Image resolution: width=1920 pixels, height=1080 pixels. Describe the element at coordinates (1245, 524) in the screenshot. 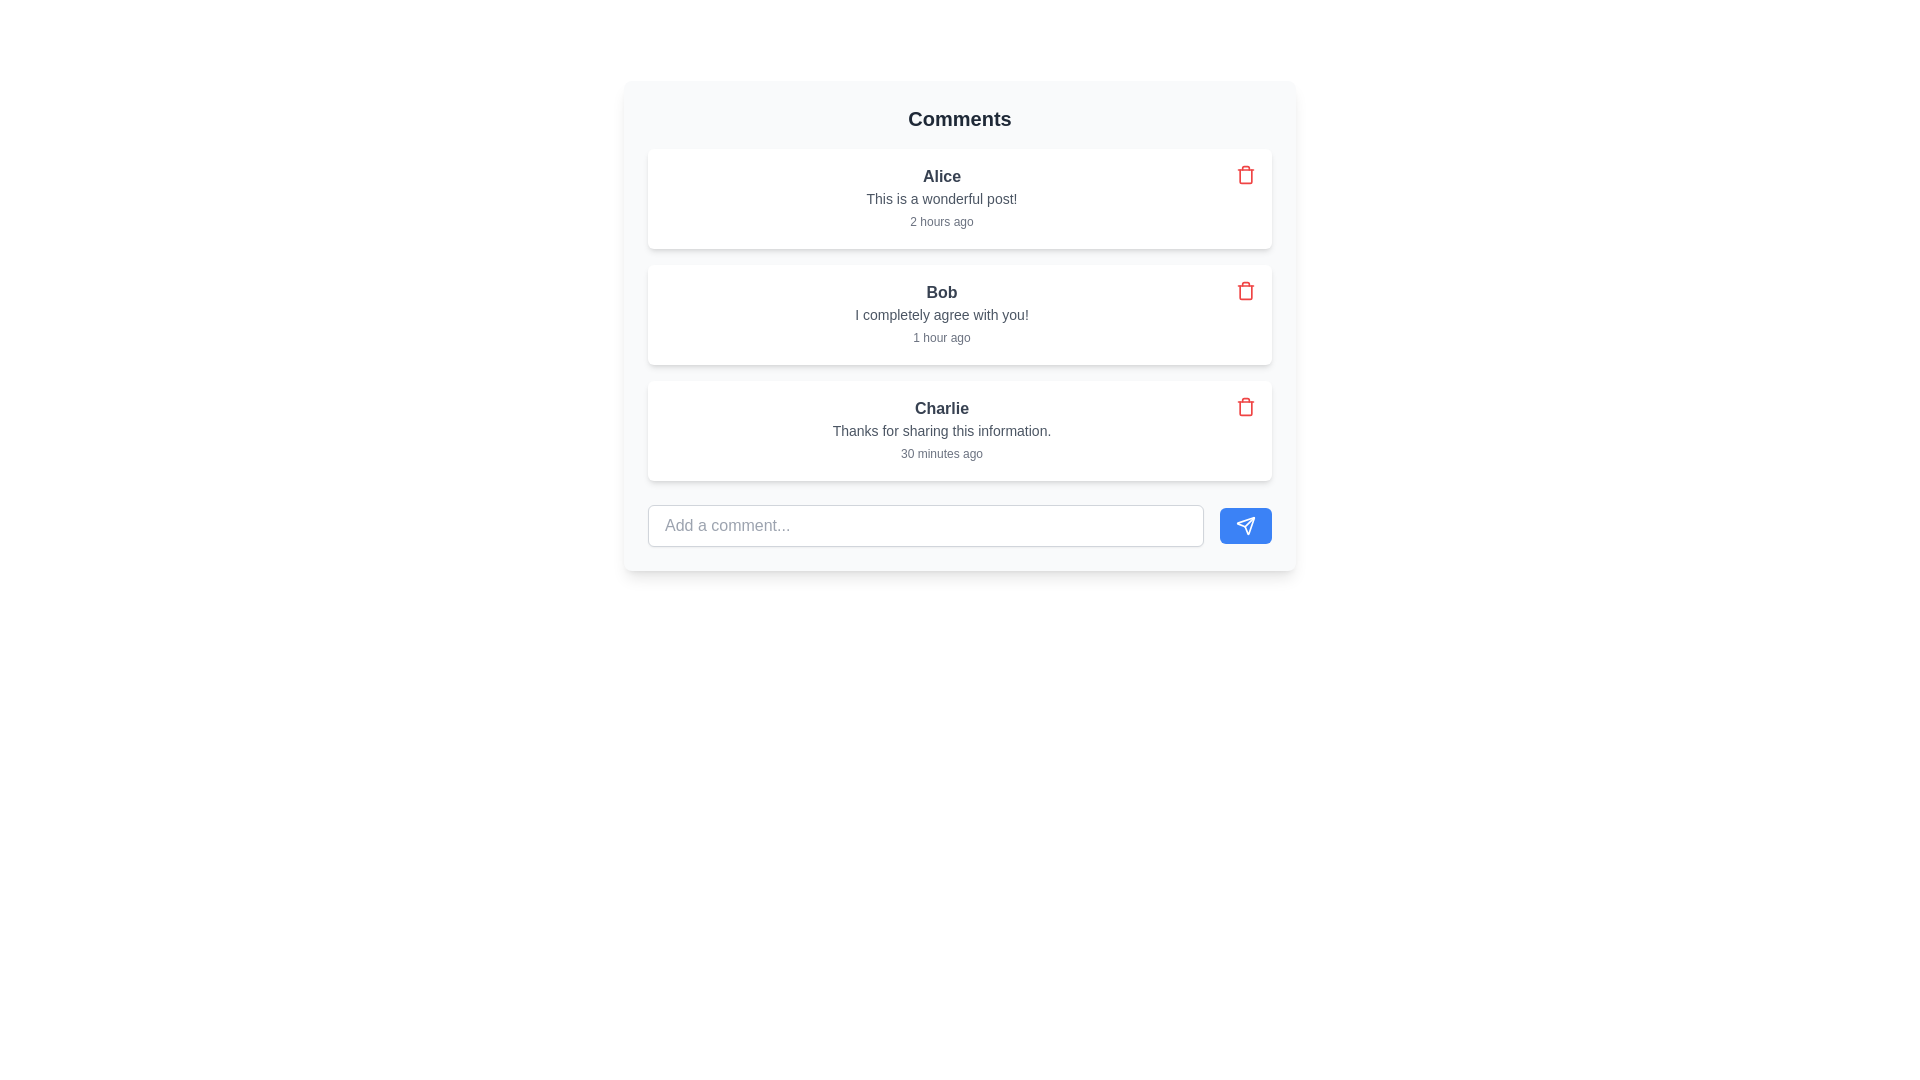

I see `the 'send' action SVG graphic icon embedded within a small blue button located at the bottom-right corner of the interface` at that location.